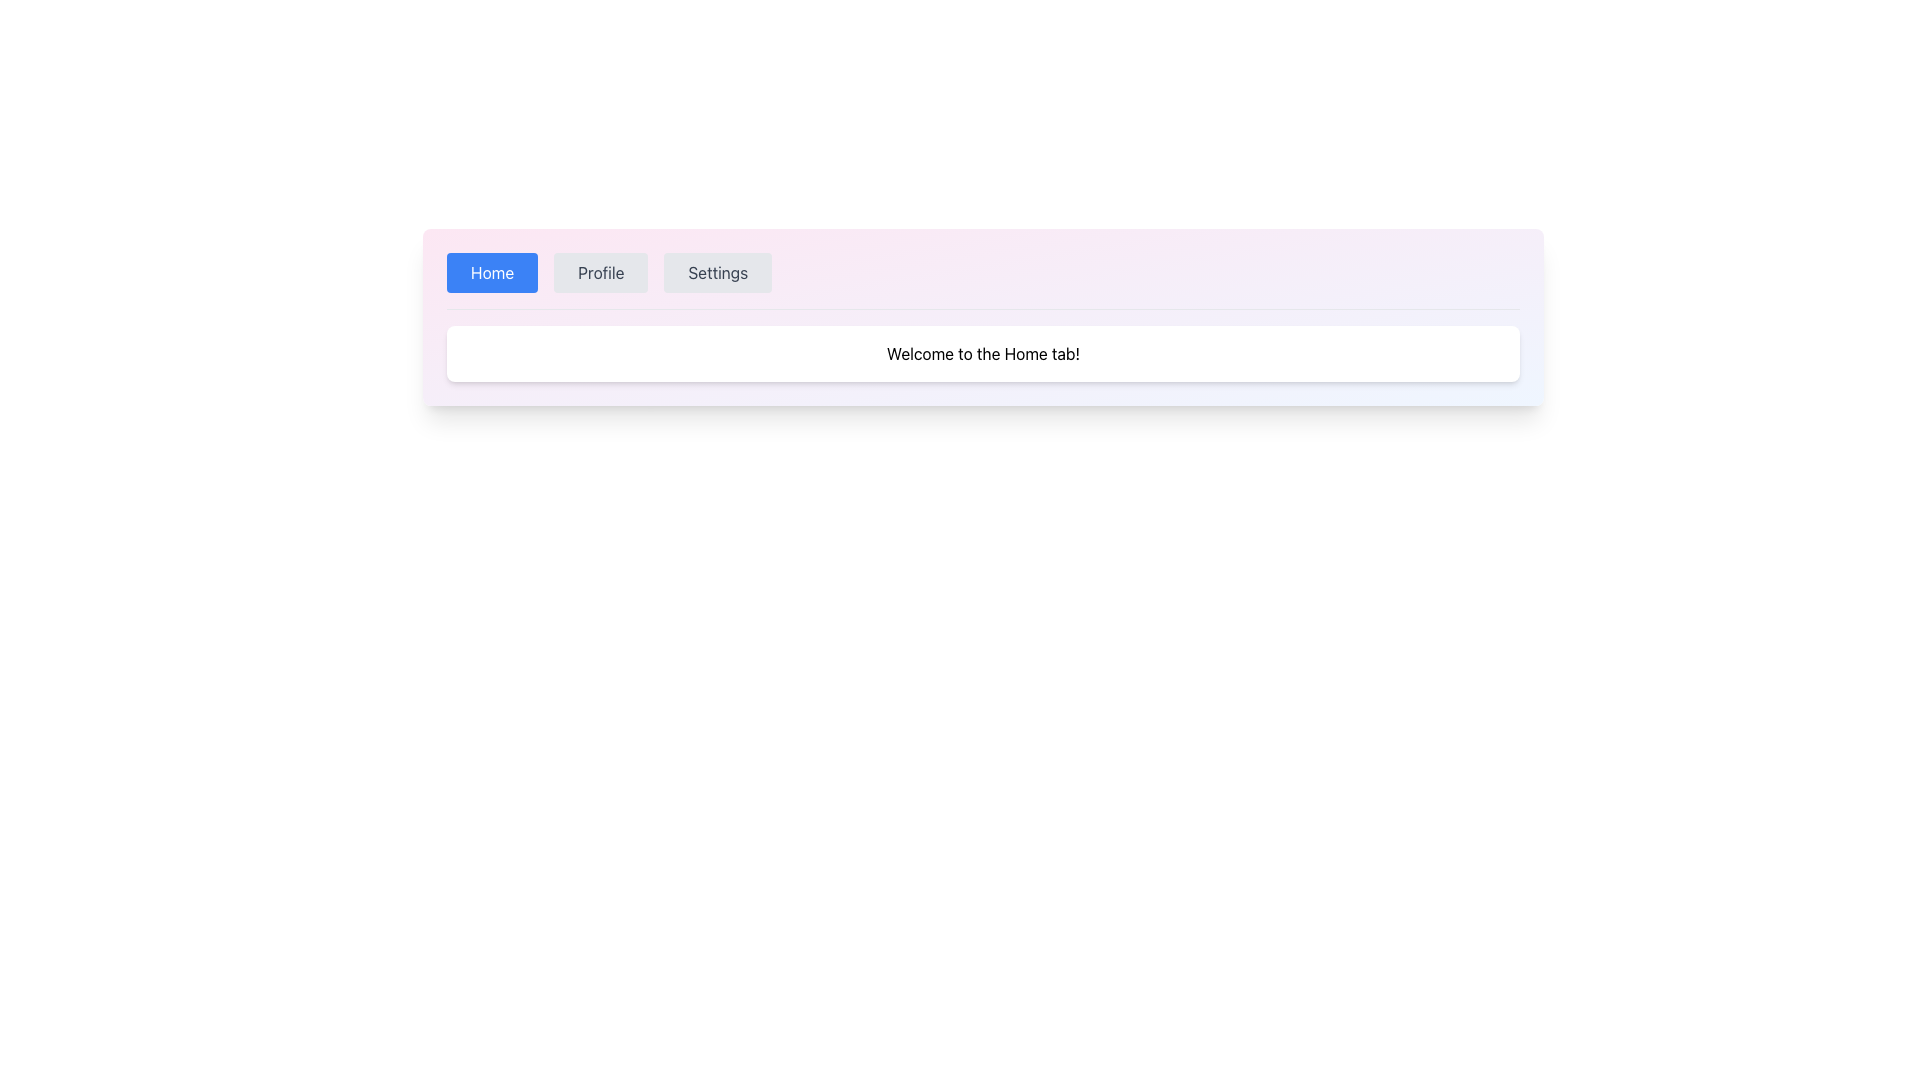 The image size is (1920, 1080). What do you see at coordinates (600, 273) in the screenshot?
I see `the 'Profile' button in the navigation bar` at bounding box center [600, 273].